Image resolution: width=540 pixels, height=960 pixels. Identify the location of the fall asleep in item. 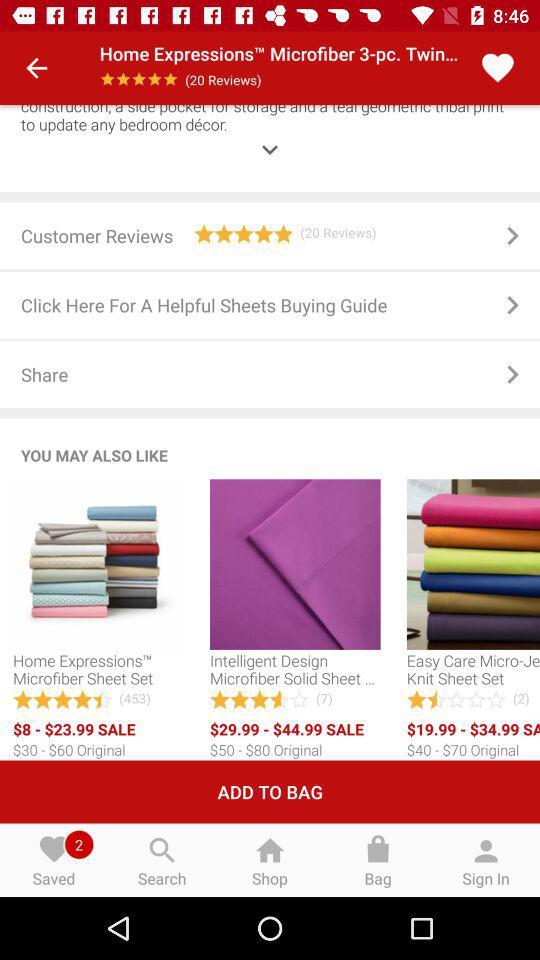
(270, 134).